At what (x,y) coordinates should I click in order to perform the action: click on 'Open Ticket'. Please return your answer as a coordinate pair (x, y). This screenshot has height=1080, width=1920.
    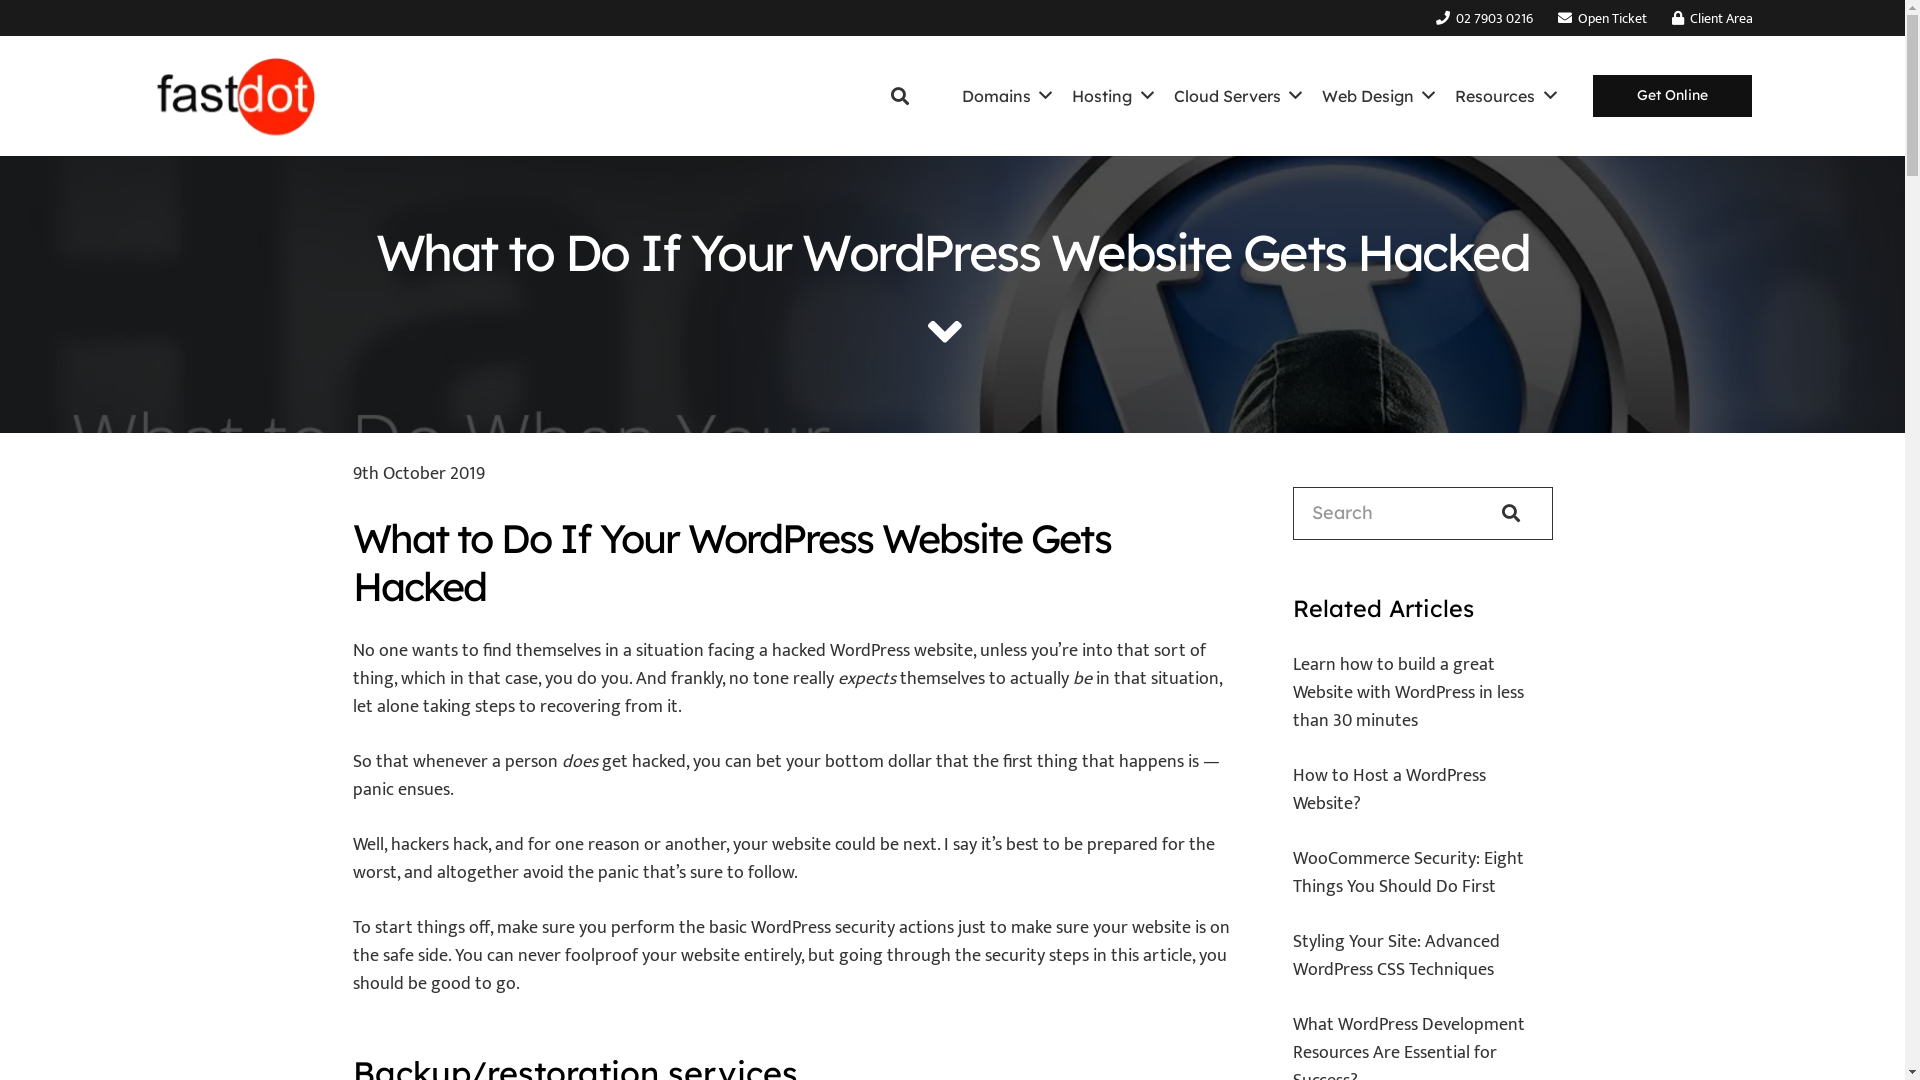
    Looking at the image, I should click on (1602, 17).